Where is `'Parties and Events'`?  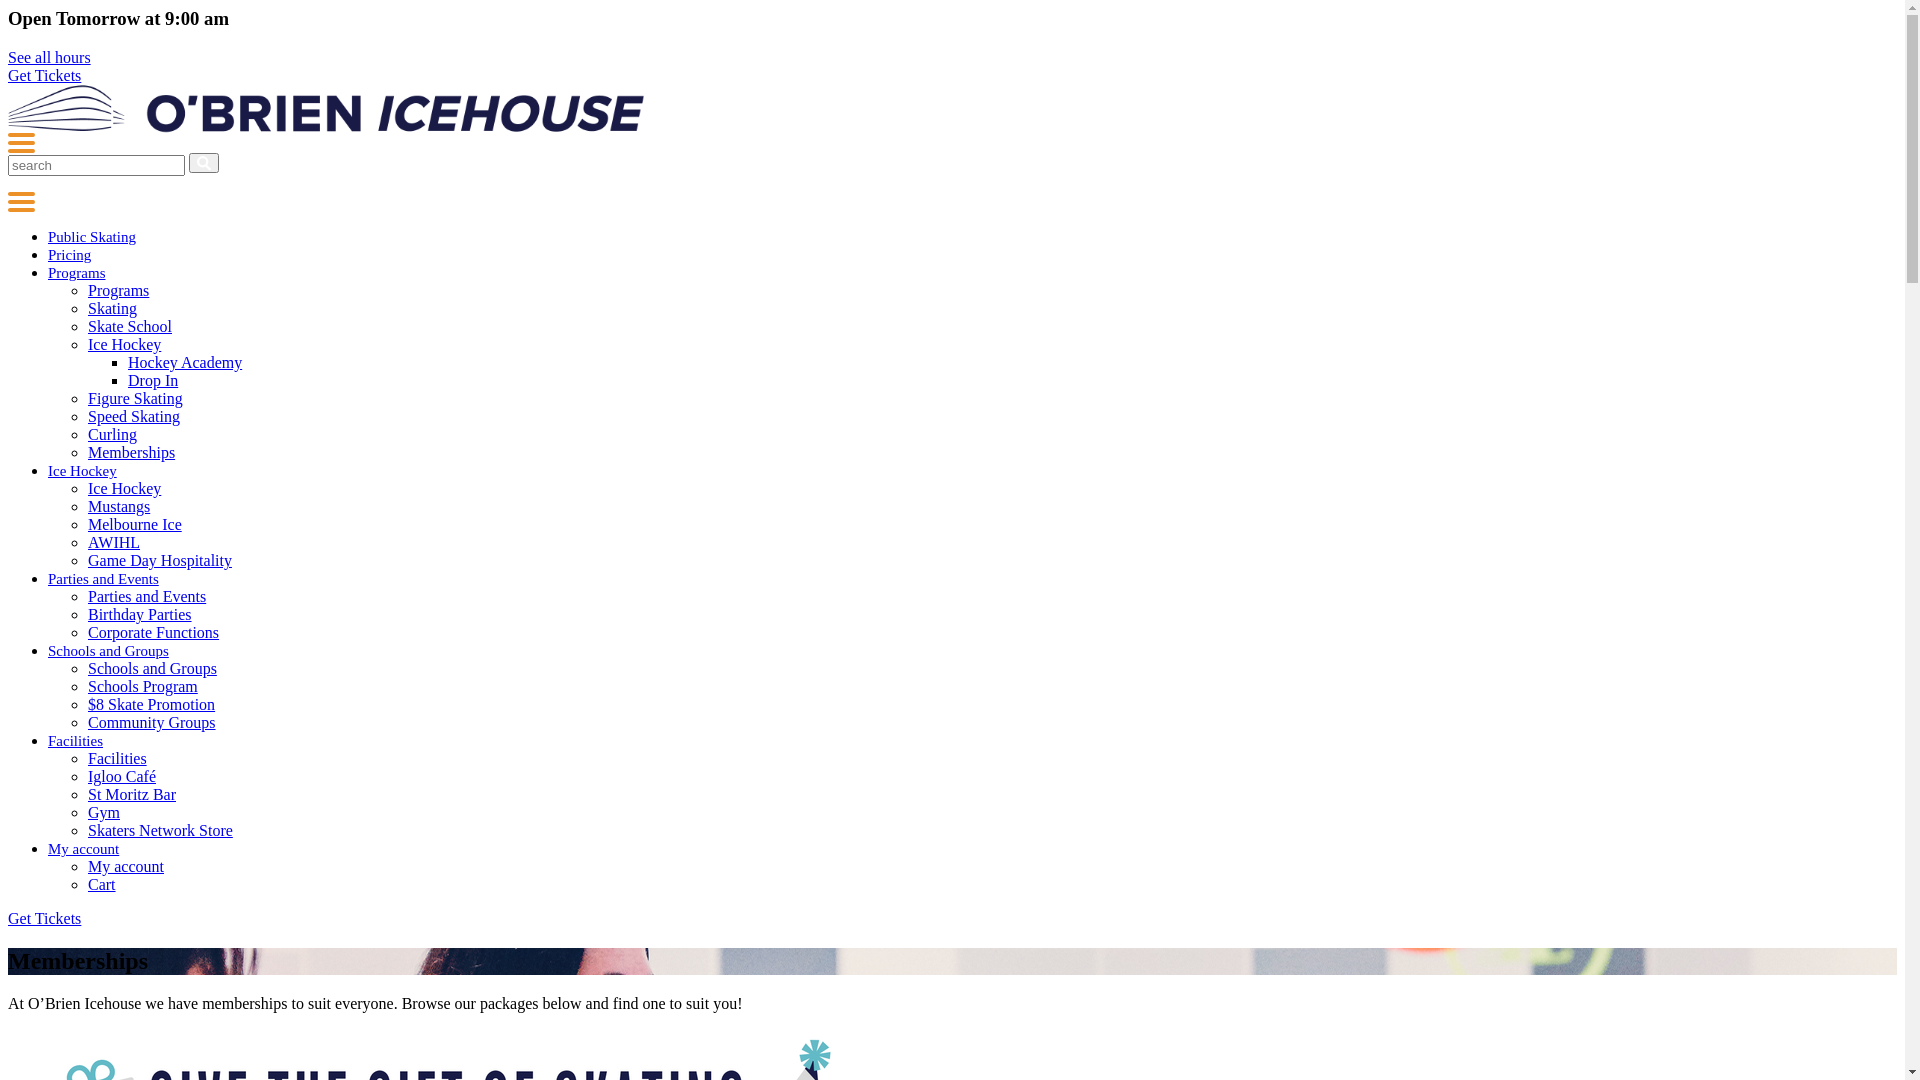 'Parties and Events' is located at coordinates (102, 578).